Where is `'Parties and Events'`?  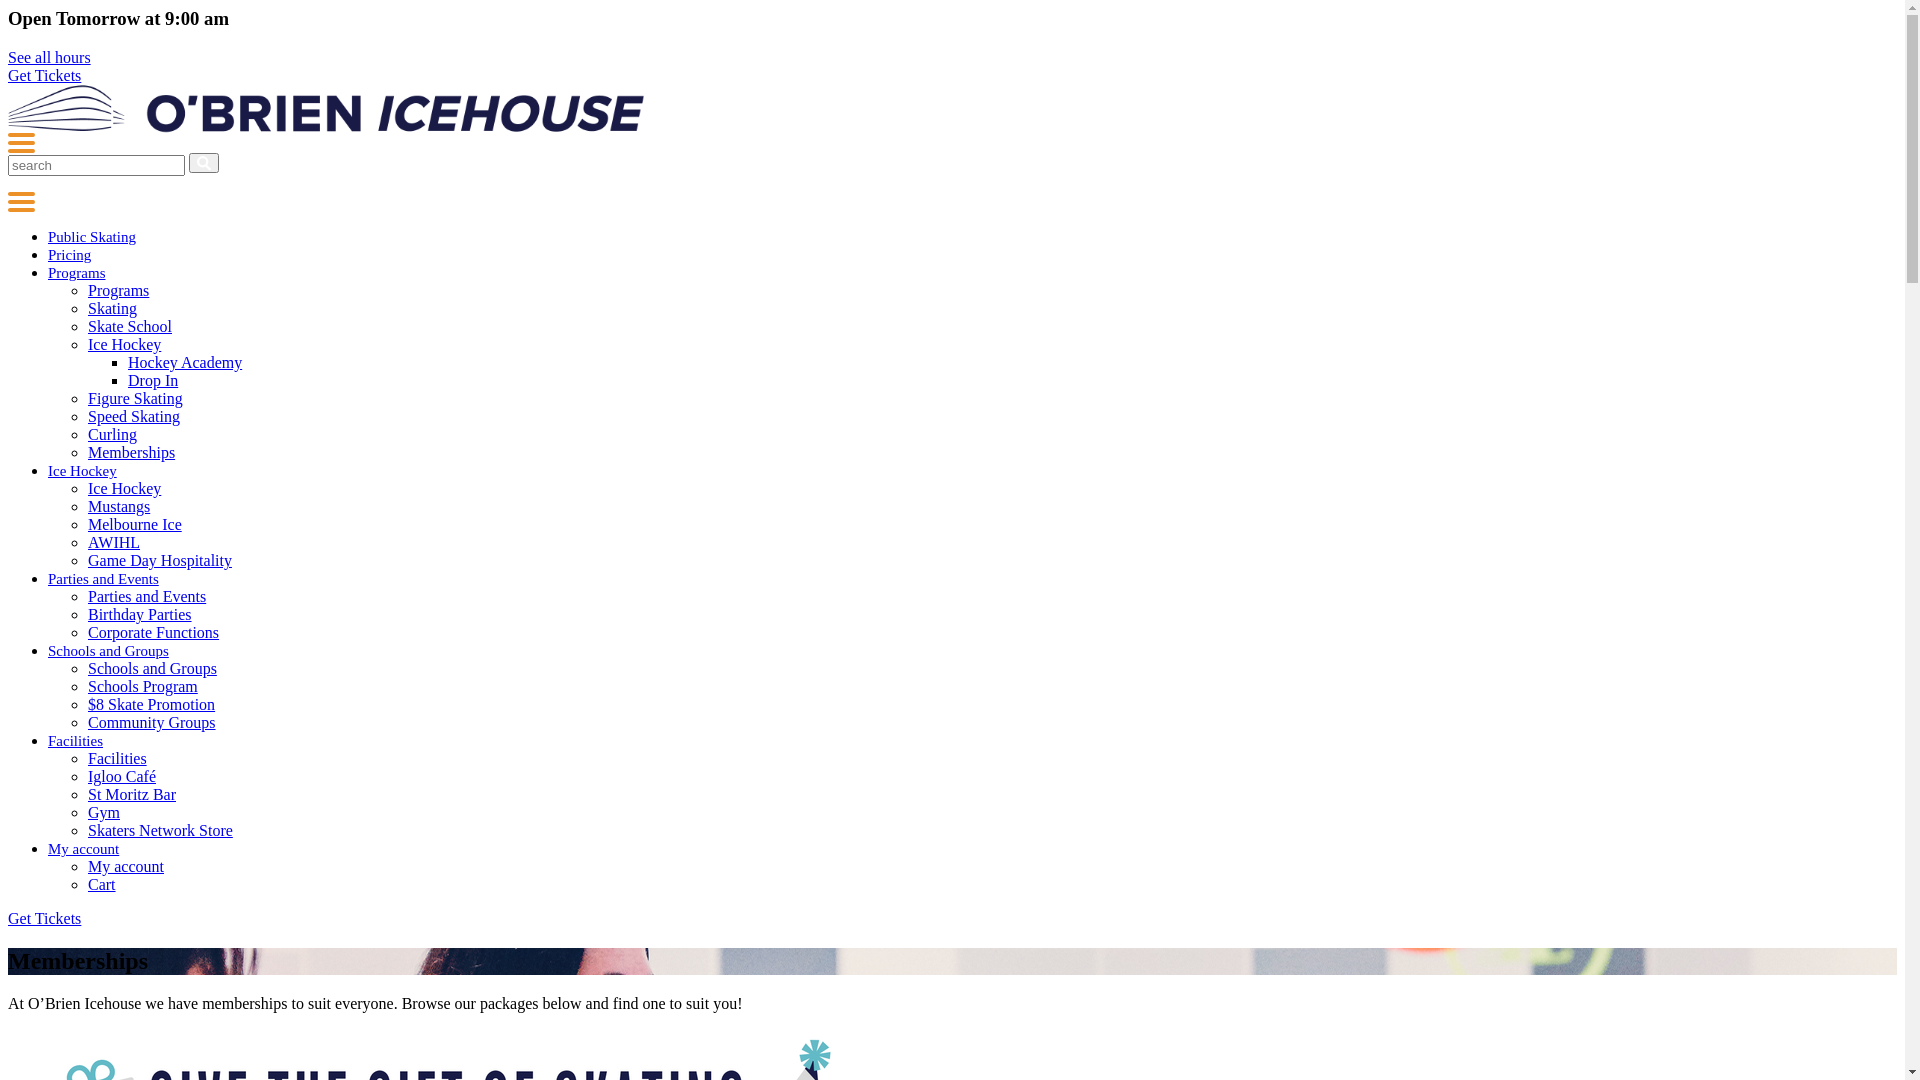 'Parties and Events' is located at coordinates (102, 578).